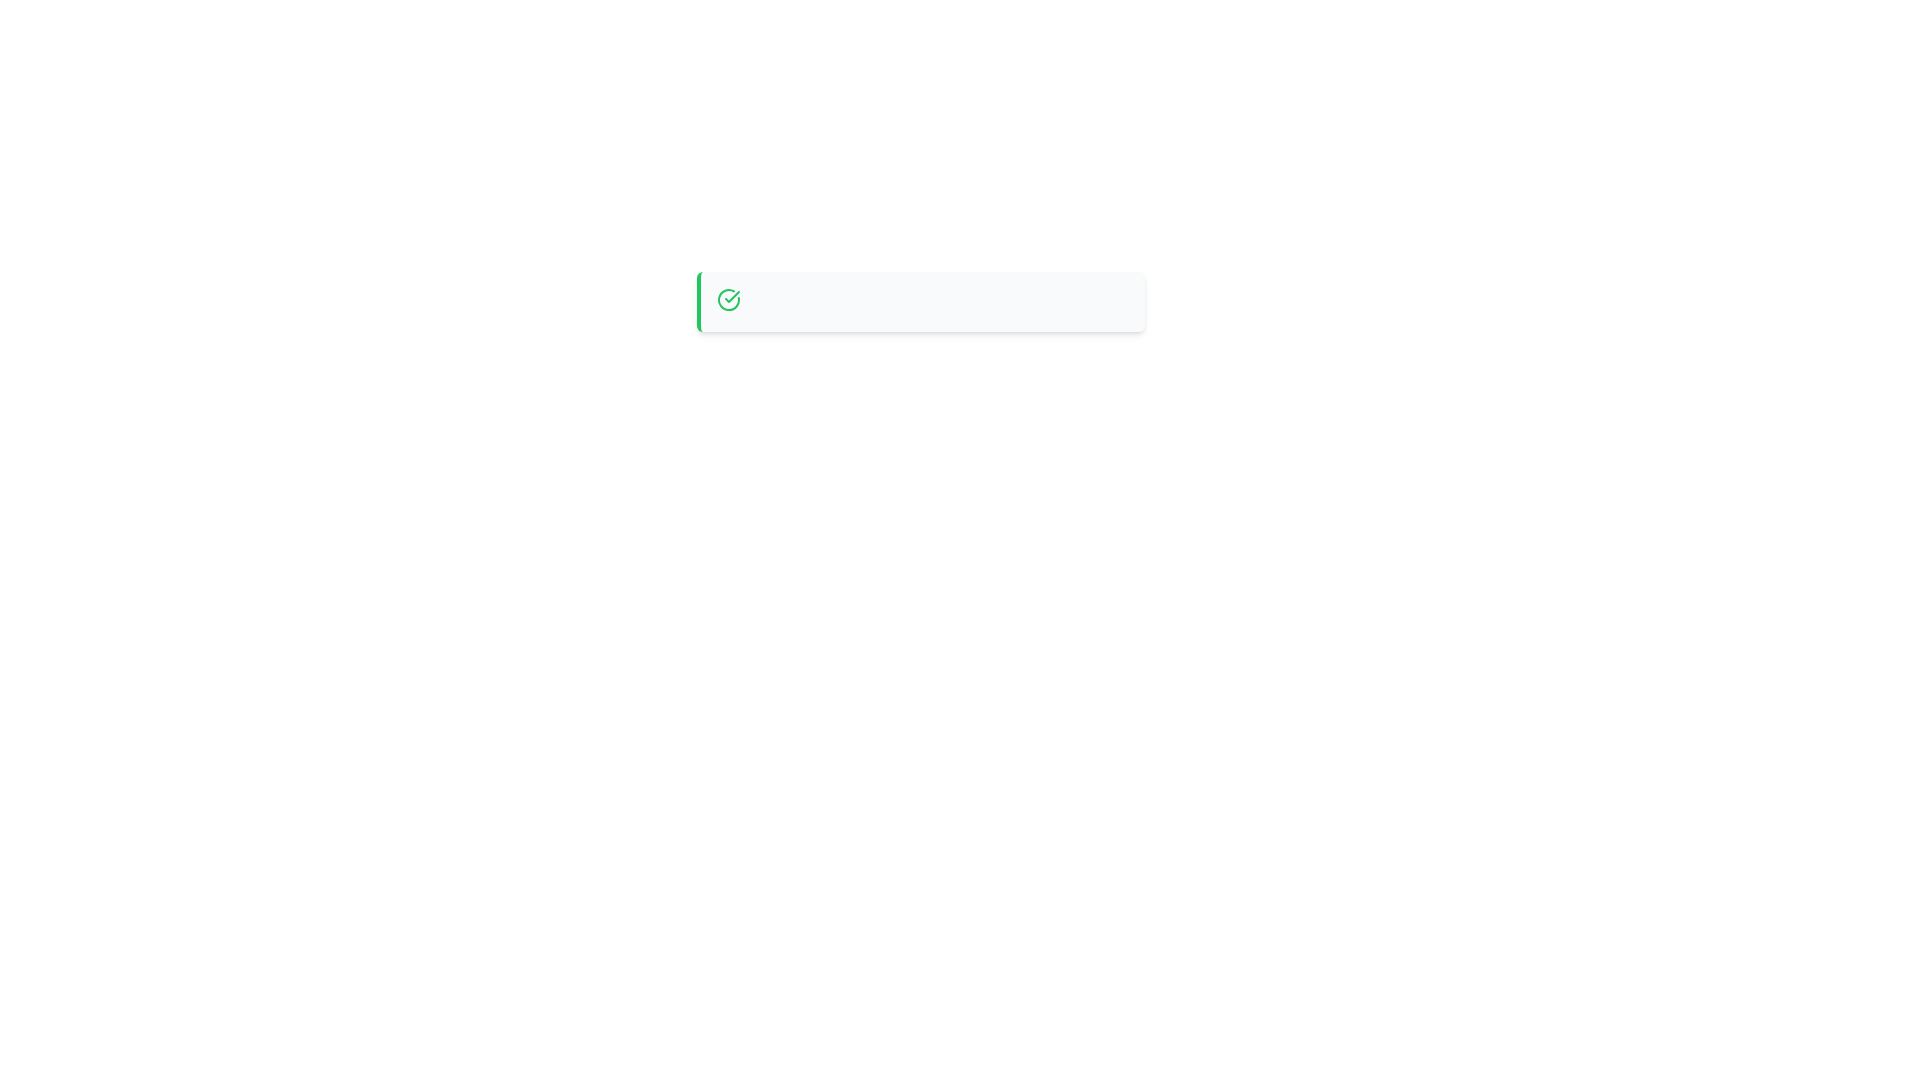  What do you see at coordinates (921, 301) in the screenshot?
I see `information contained in the notification bar located in the center upper portion of the viewport, identified by its green outline on the left` at bounding box center [921, 301].